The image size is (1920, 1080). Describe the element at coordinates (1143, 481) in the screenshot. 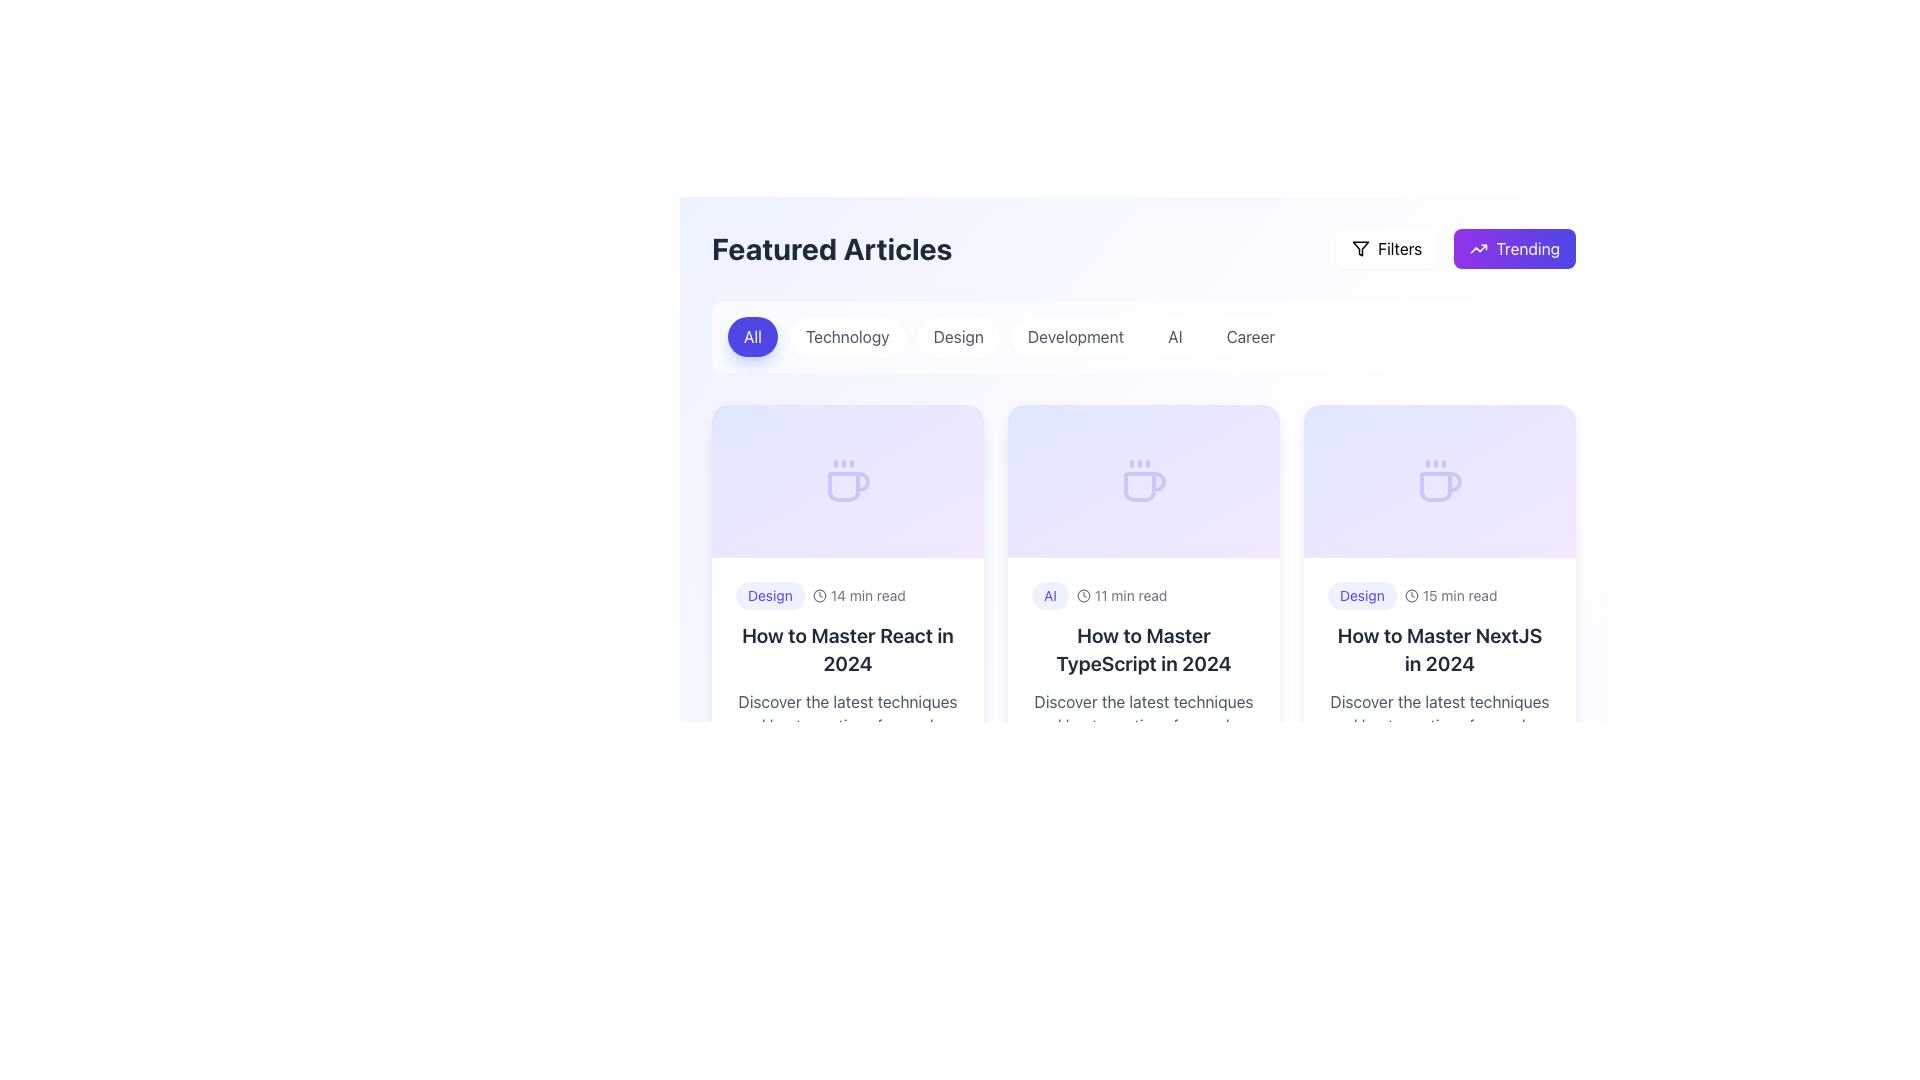

I see `the Decorative Graphic Element that serves as a header for the article card titled 'How to Master TypeScript in 2024', located in the second column of the grid layout` at that location.